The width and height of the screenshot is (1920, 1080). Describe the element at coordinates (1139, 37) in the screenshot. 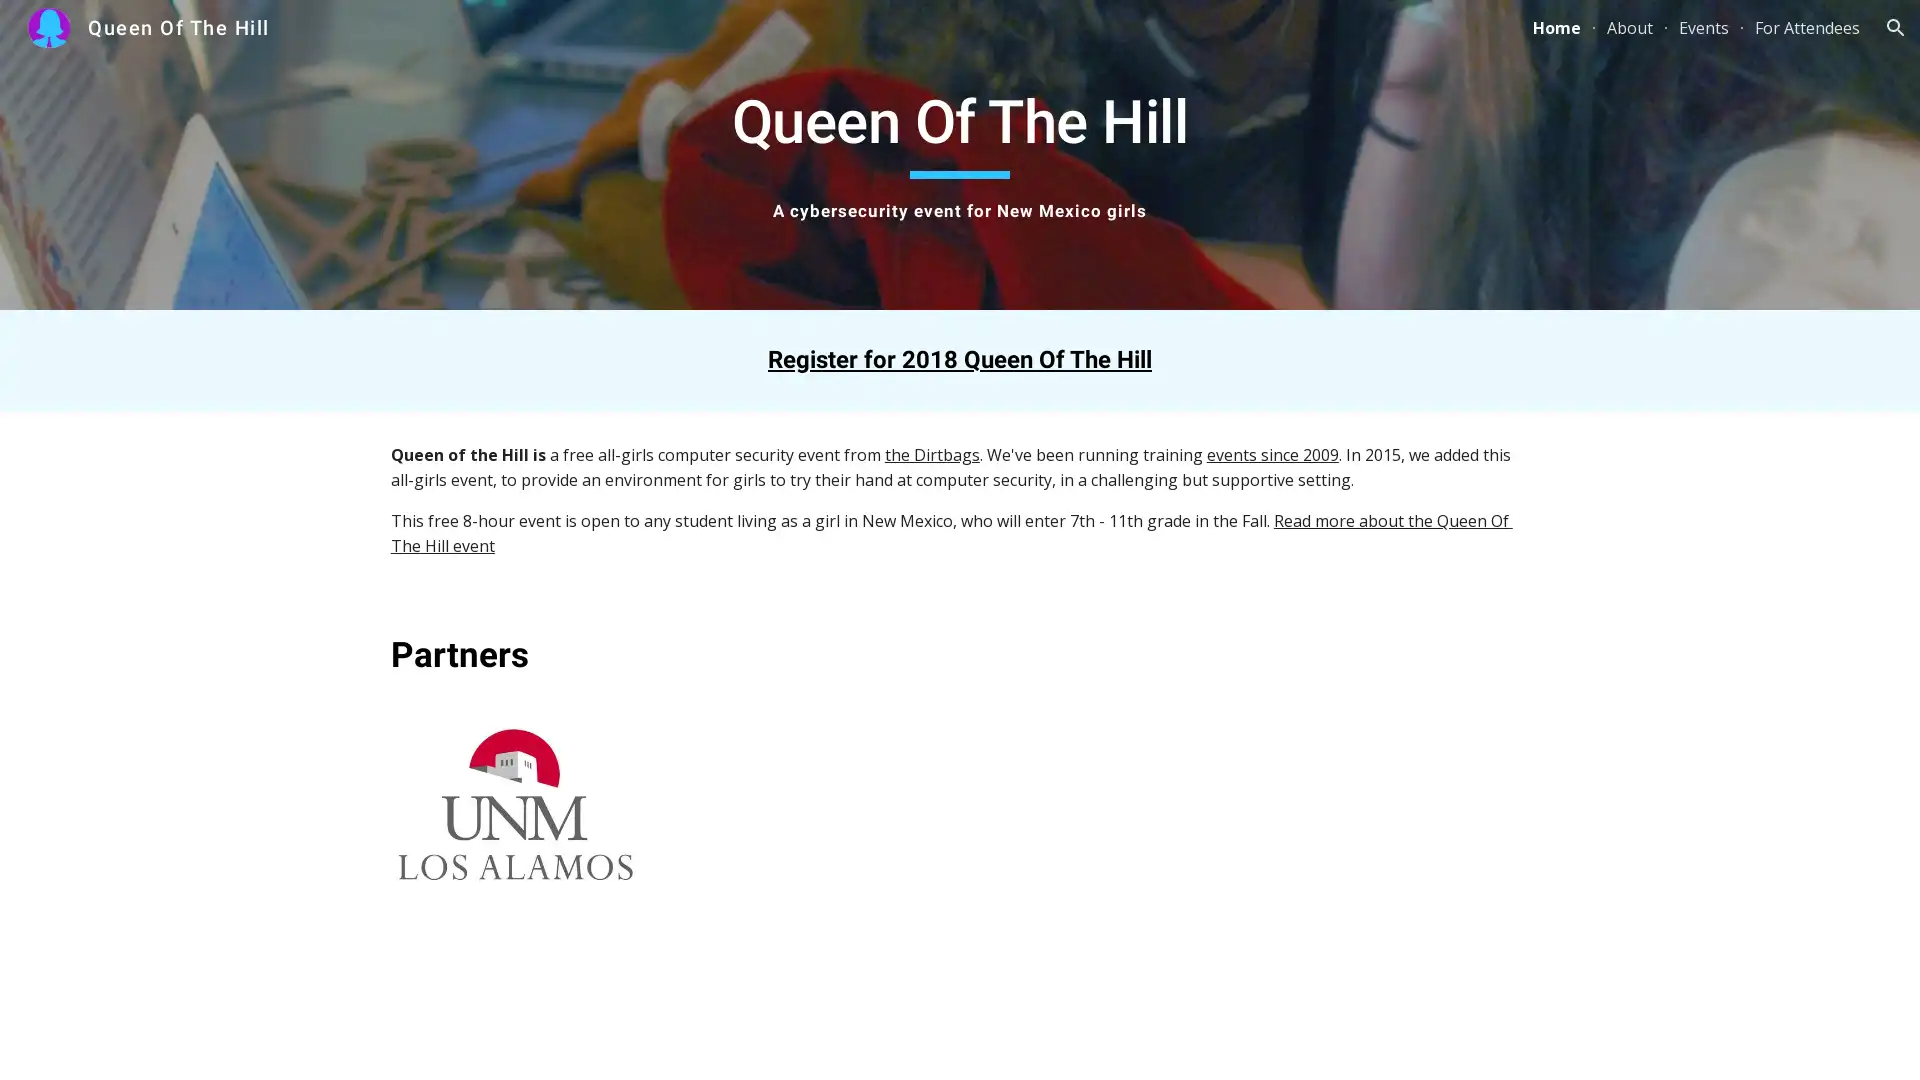

I see `Skip to navigation` at that location.